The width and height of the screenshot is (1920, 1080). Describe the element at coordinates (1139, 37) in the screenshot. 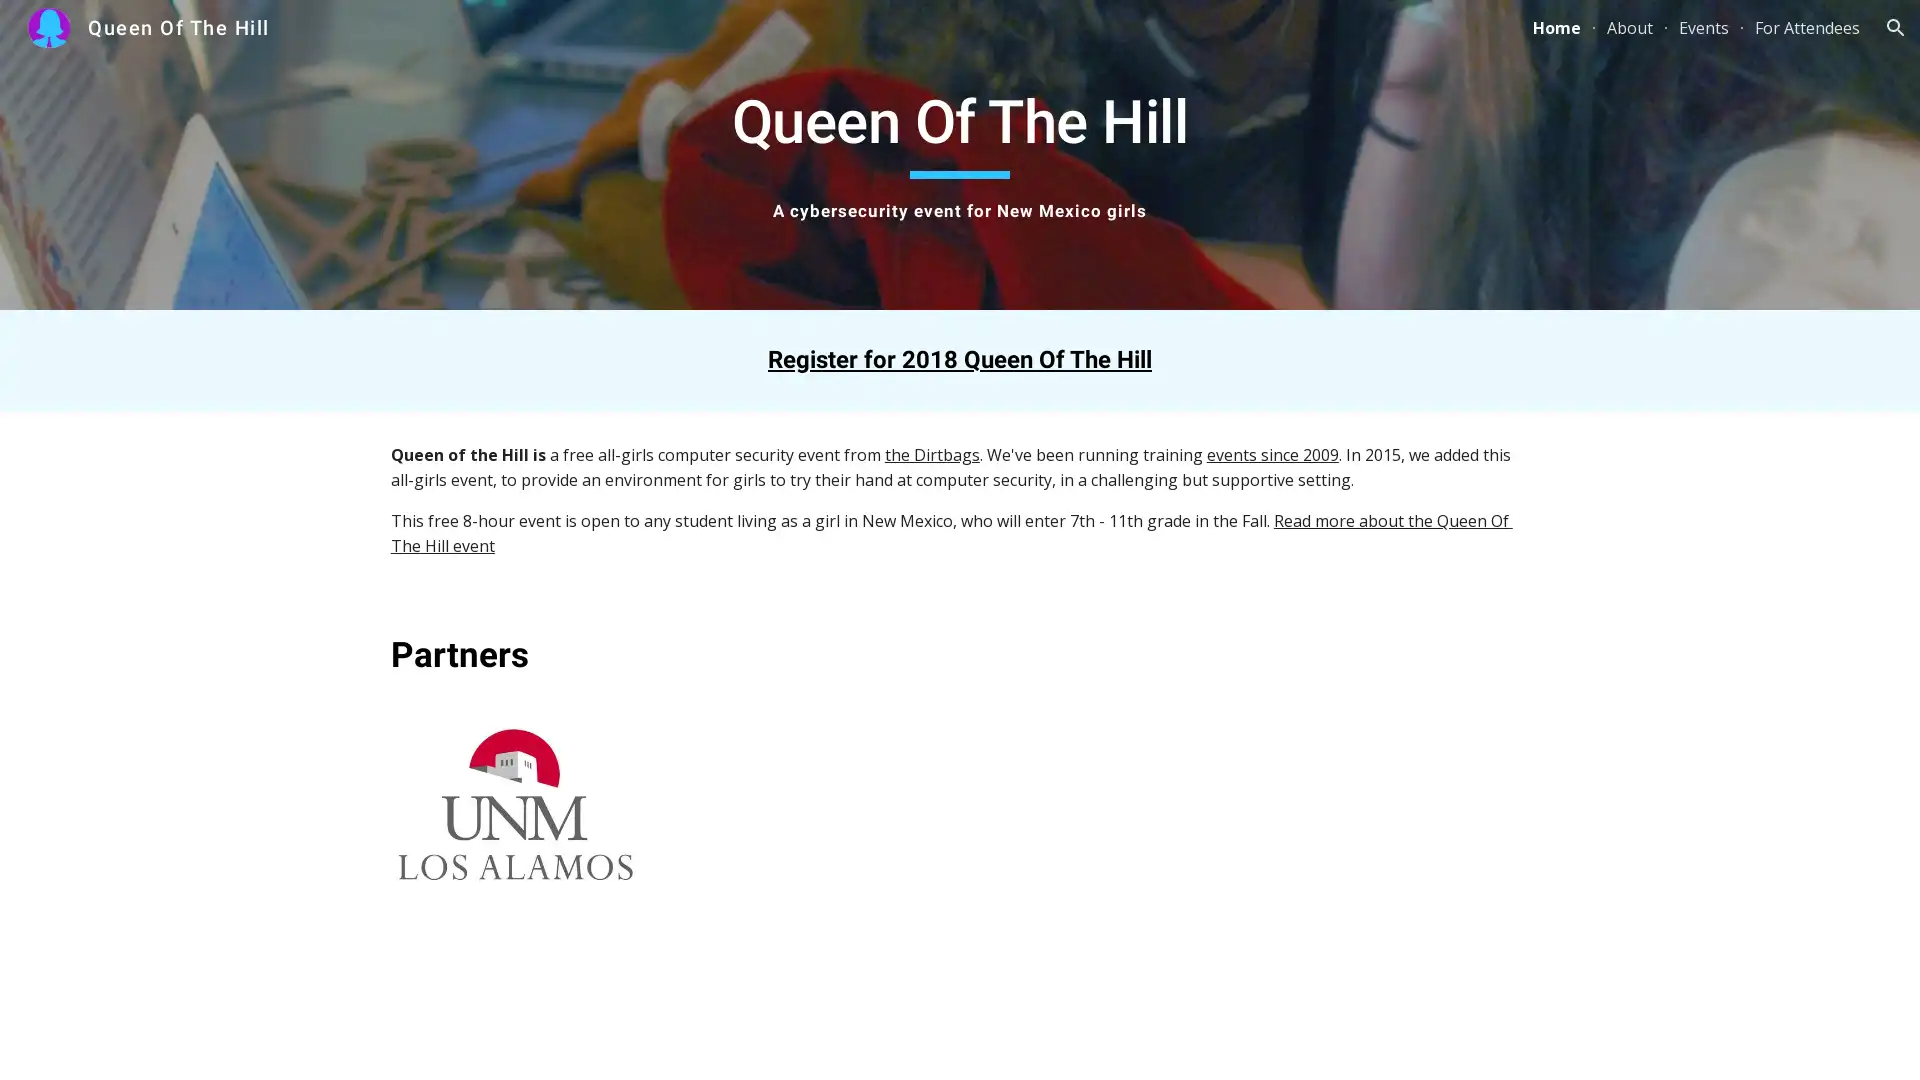

I see `Skip to navigation` at that location.